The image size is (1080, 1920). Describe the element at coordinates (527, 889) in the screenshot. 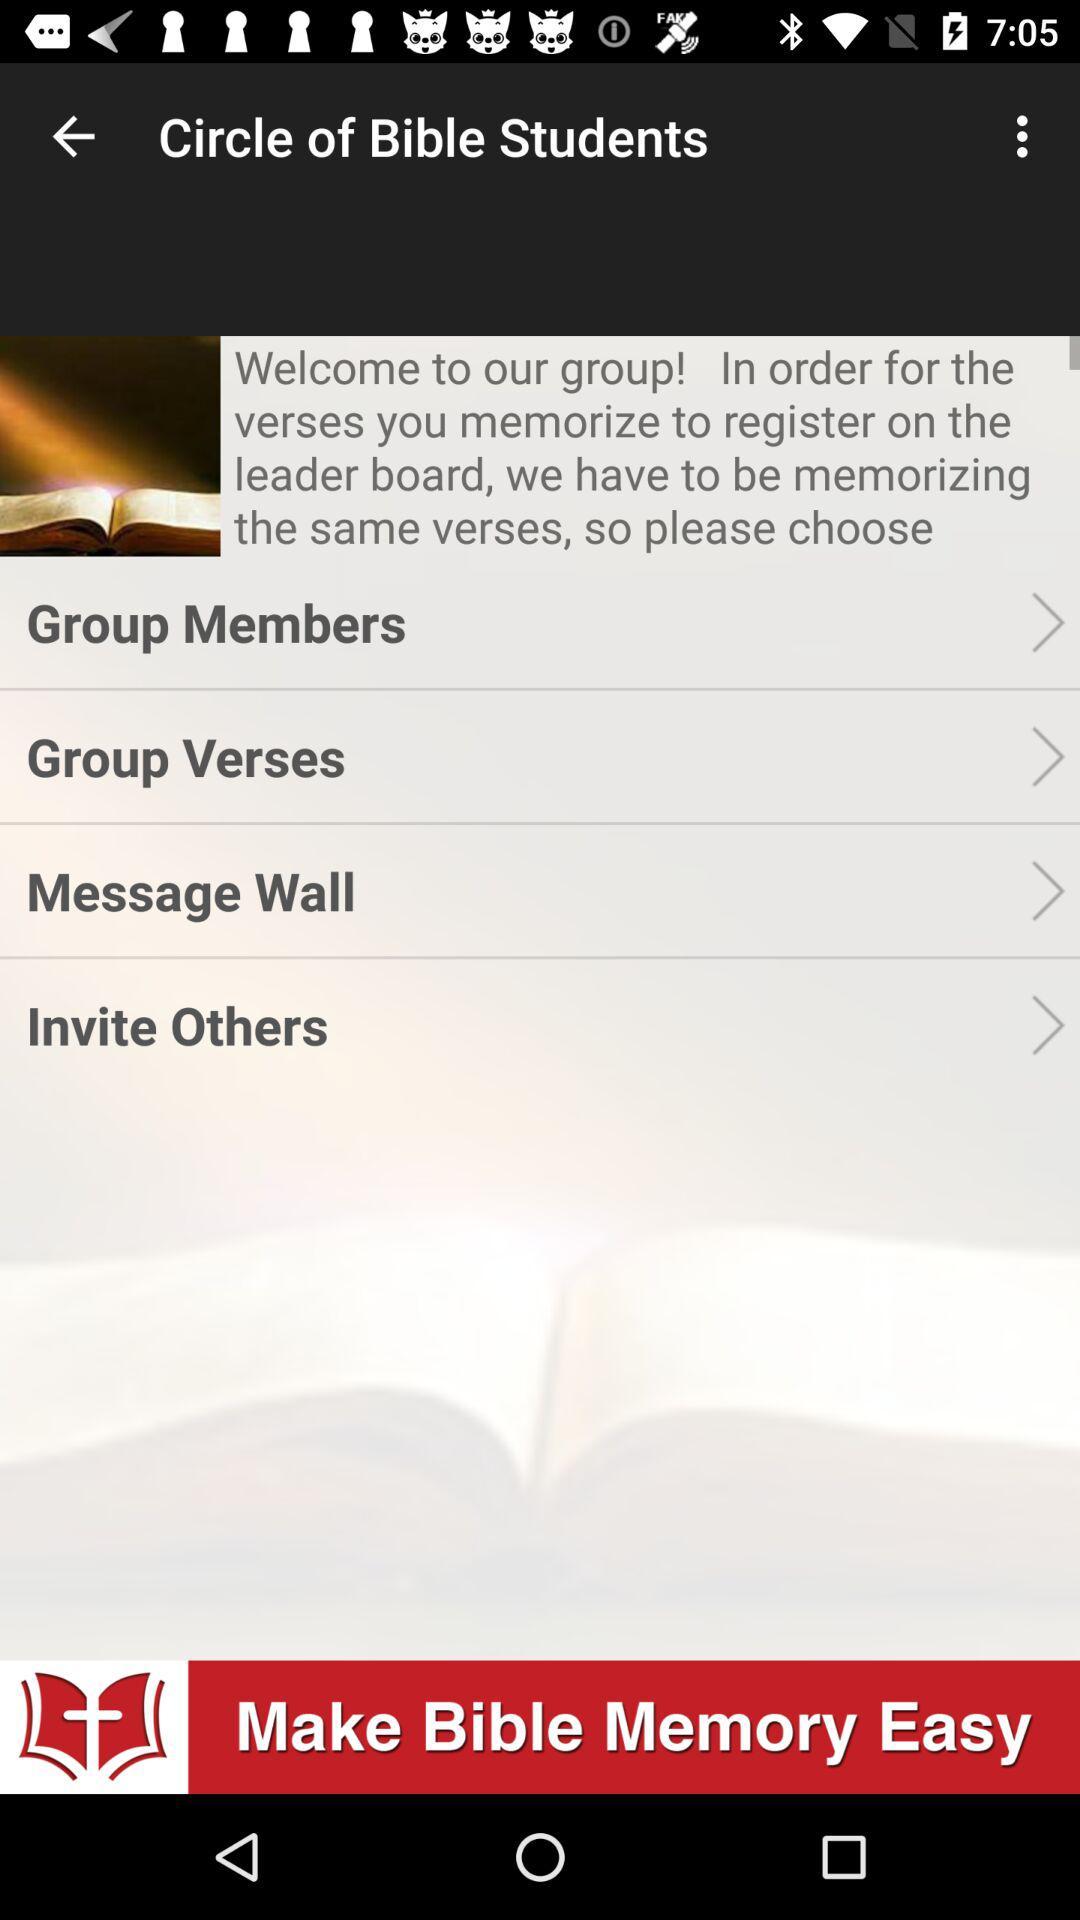

I see `message wall` at that location.